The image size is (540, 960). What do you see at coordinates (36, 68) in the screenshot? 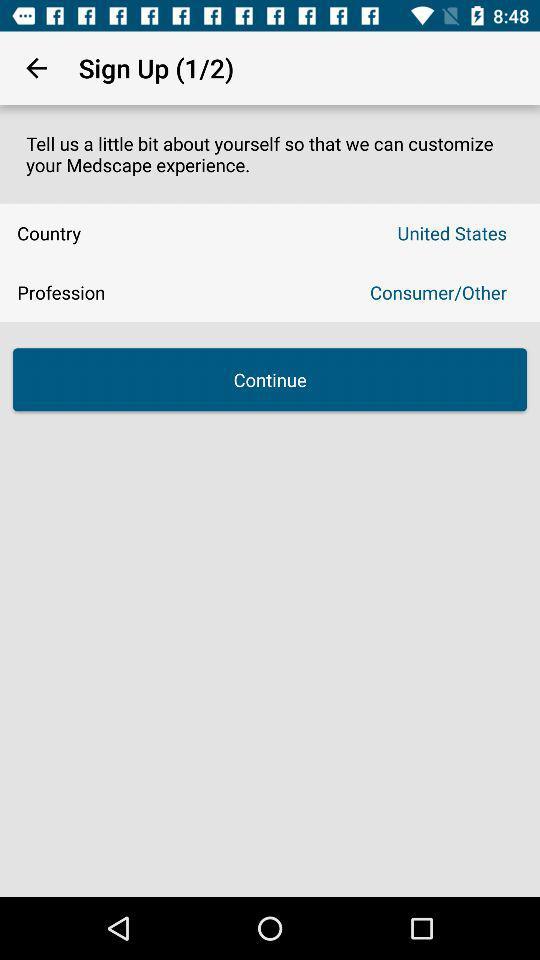
I see `the item above tell us a item` at bounding box center [36, 68].